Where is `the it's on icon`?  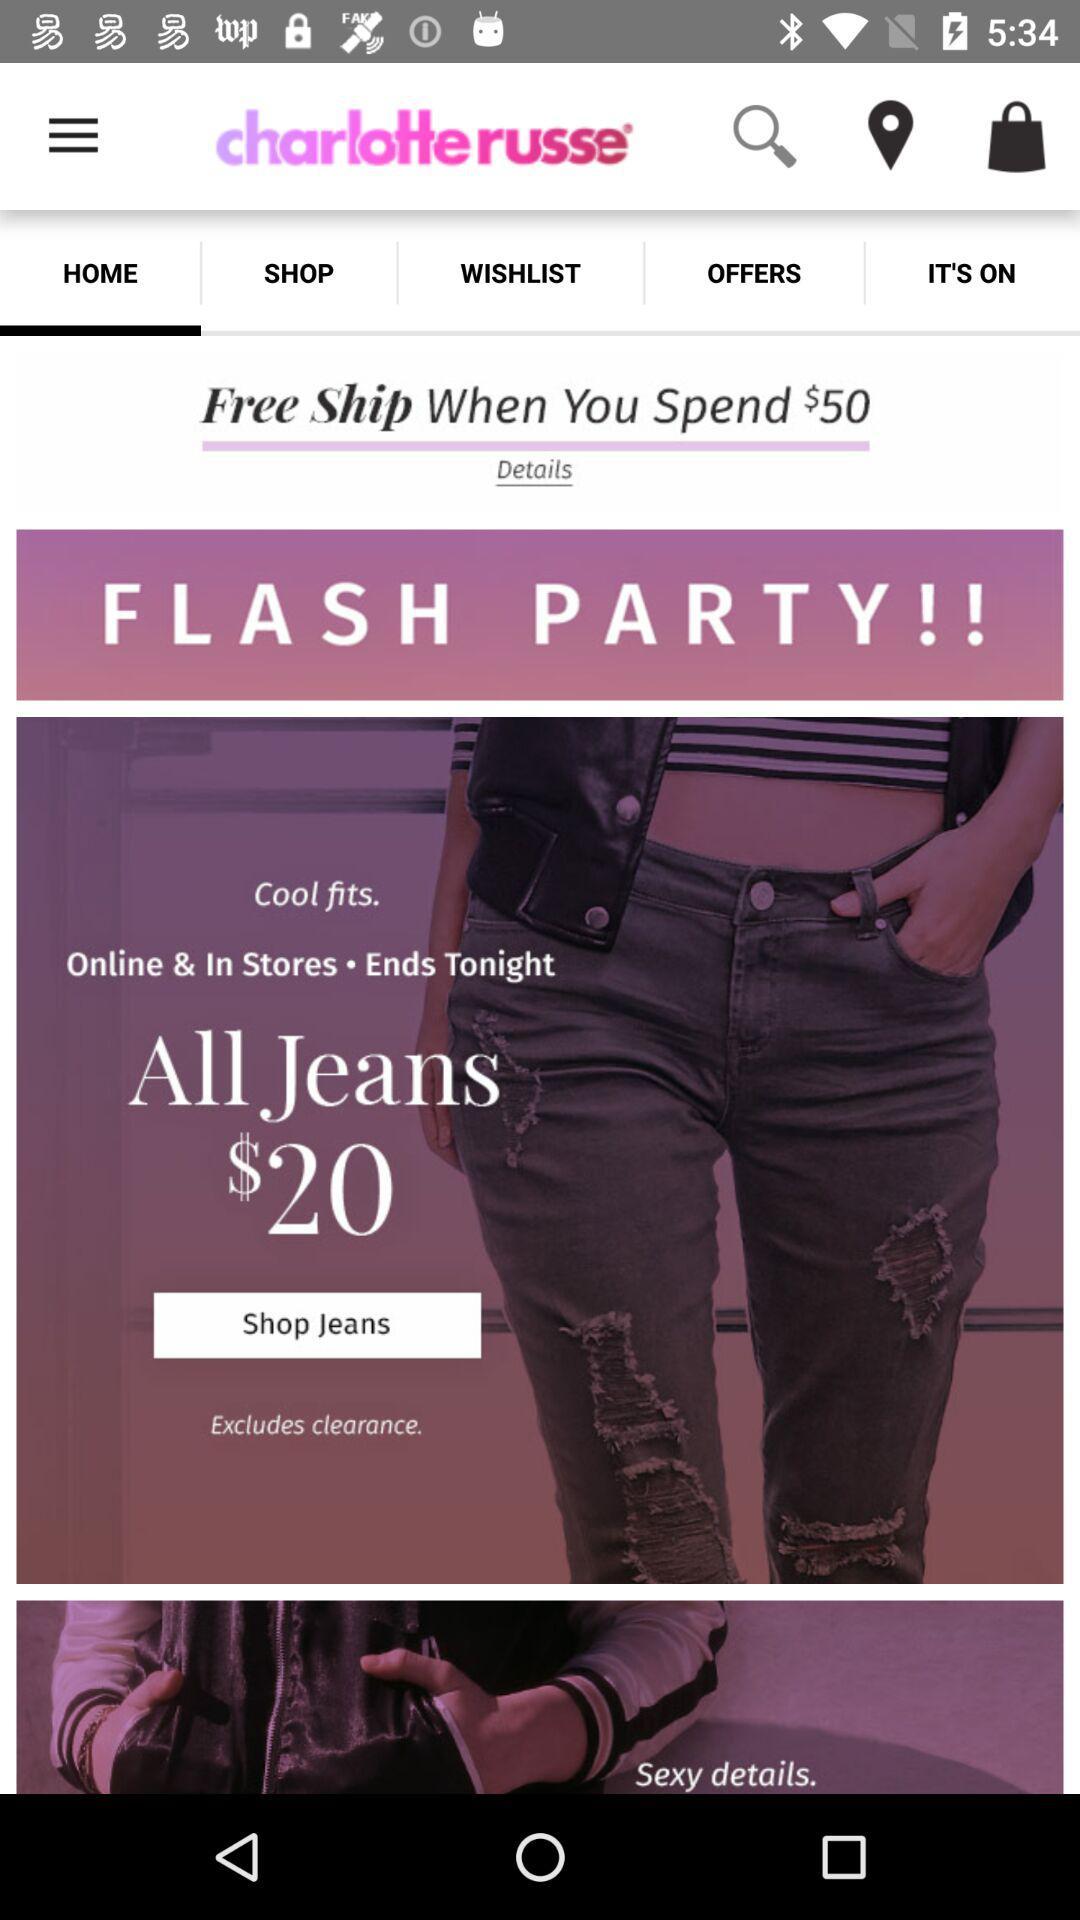 the it's on icon is located at coordinates (971, 272).